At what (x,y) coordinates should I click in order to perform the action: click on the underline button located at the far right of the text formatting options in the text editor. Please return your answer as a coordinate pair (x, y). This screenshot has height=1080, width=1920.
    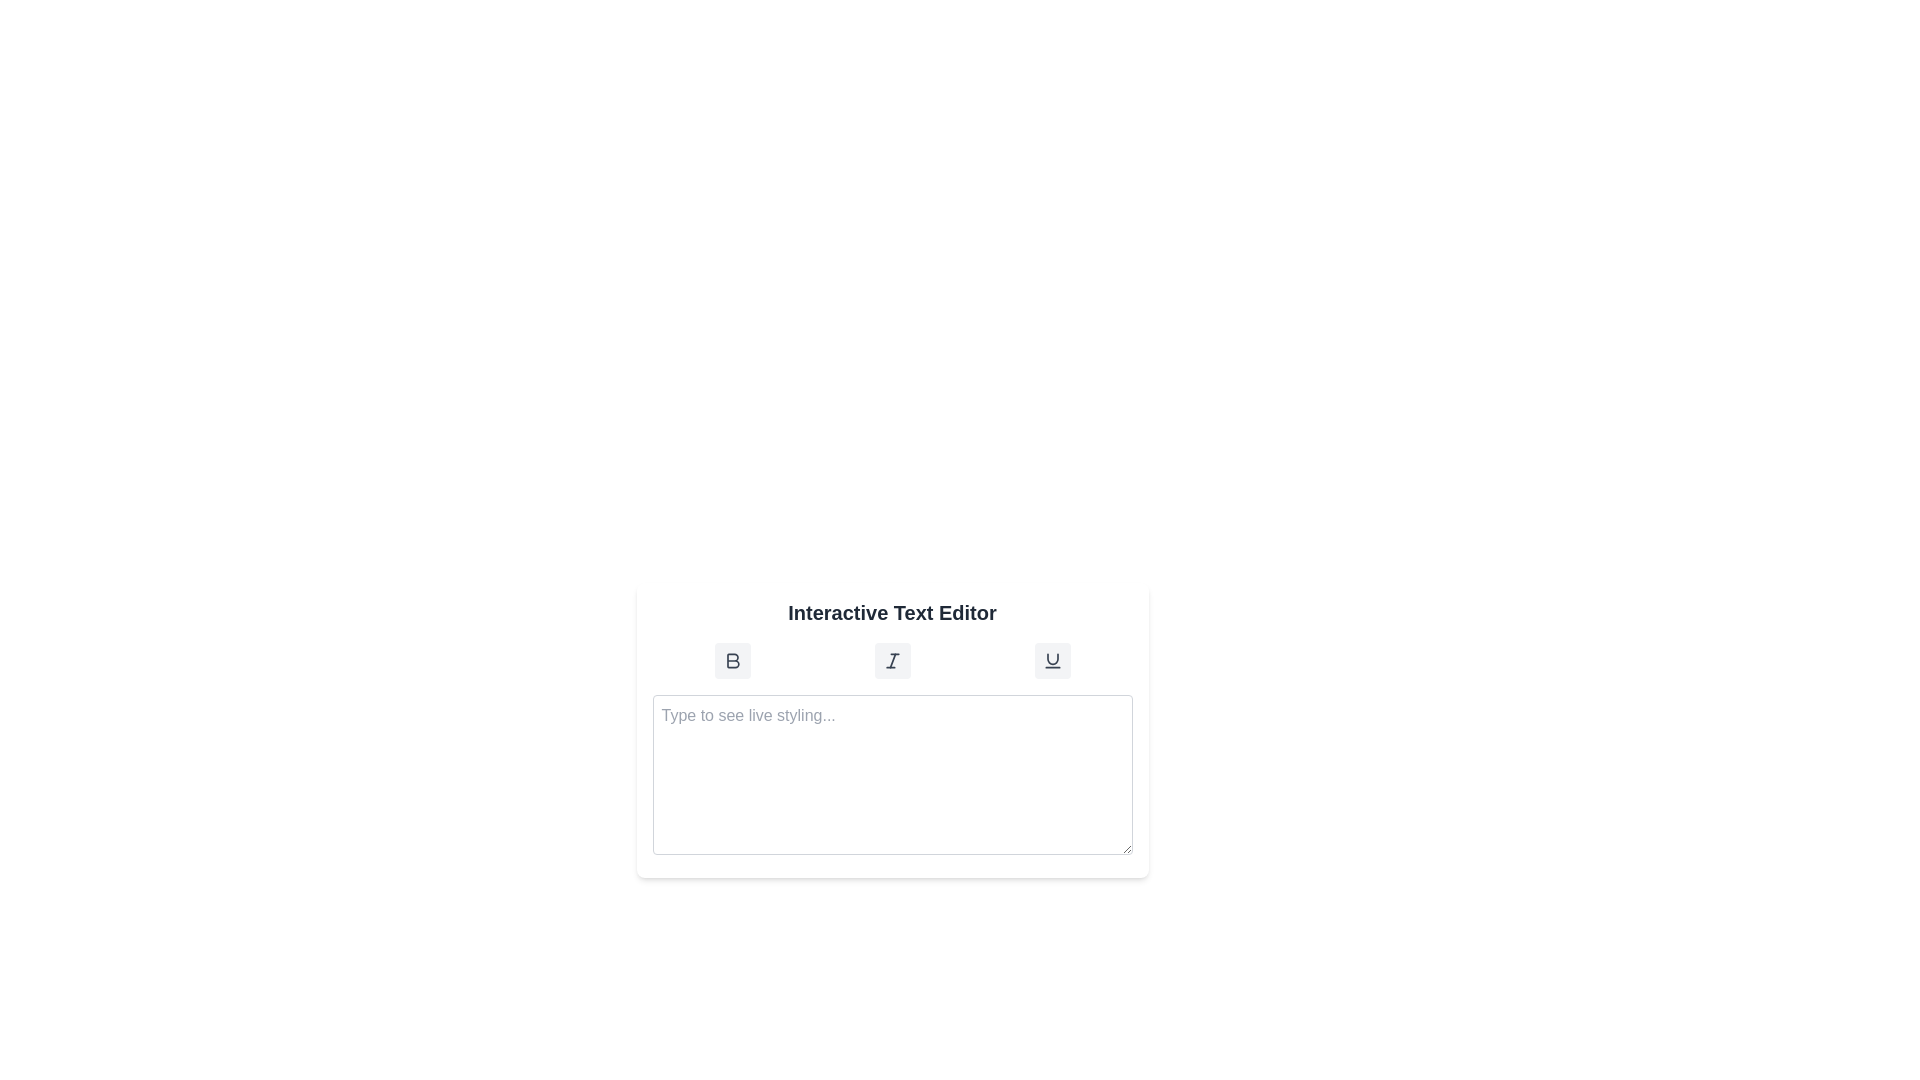
    Looking at the image, I should click on (1051, 660).